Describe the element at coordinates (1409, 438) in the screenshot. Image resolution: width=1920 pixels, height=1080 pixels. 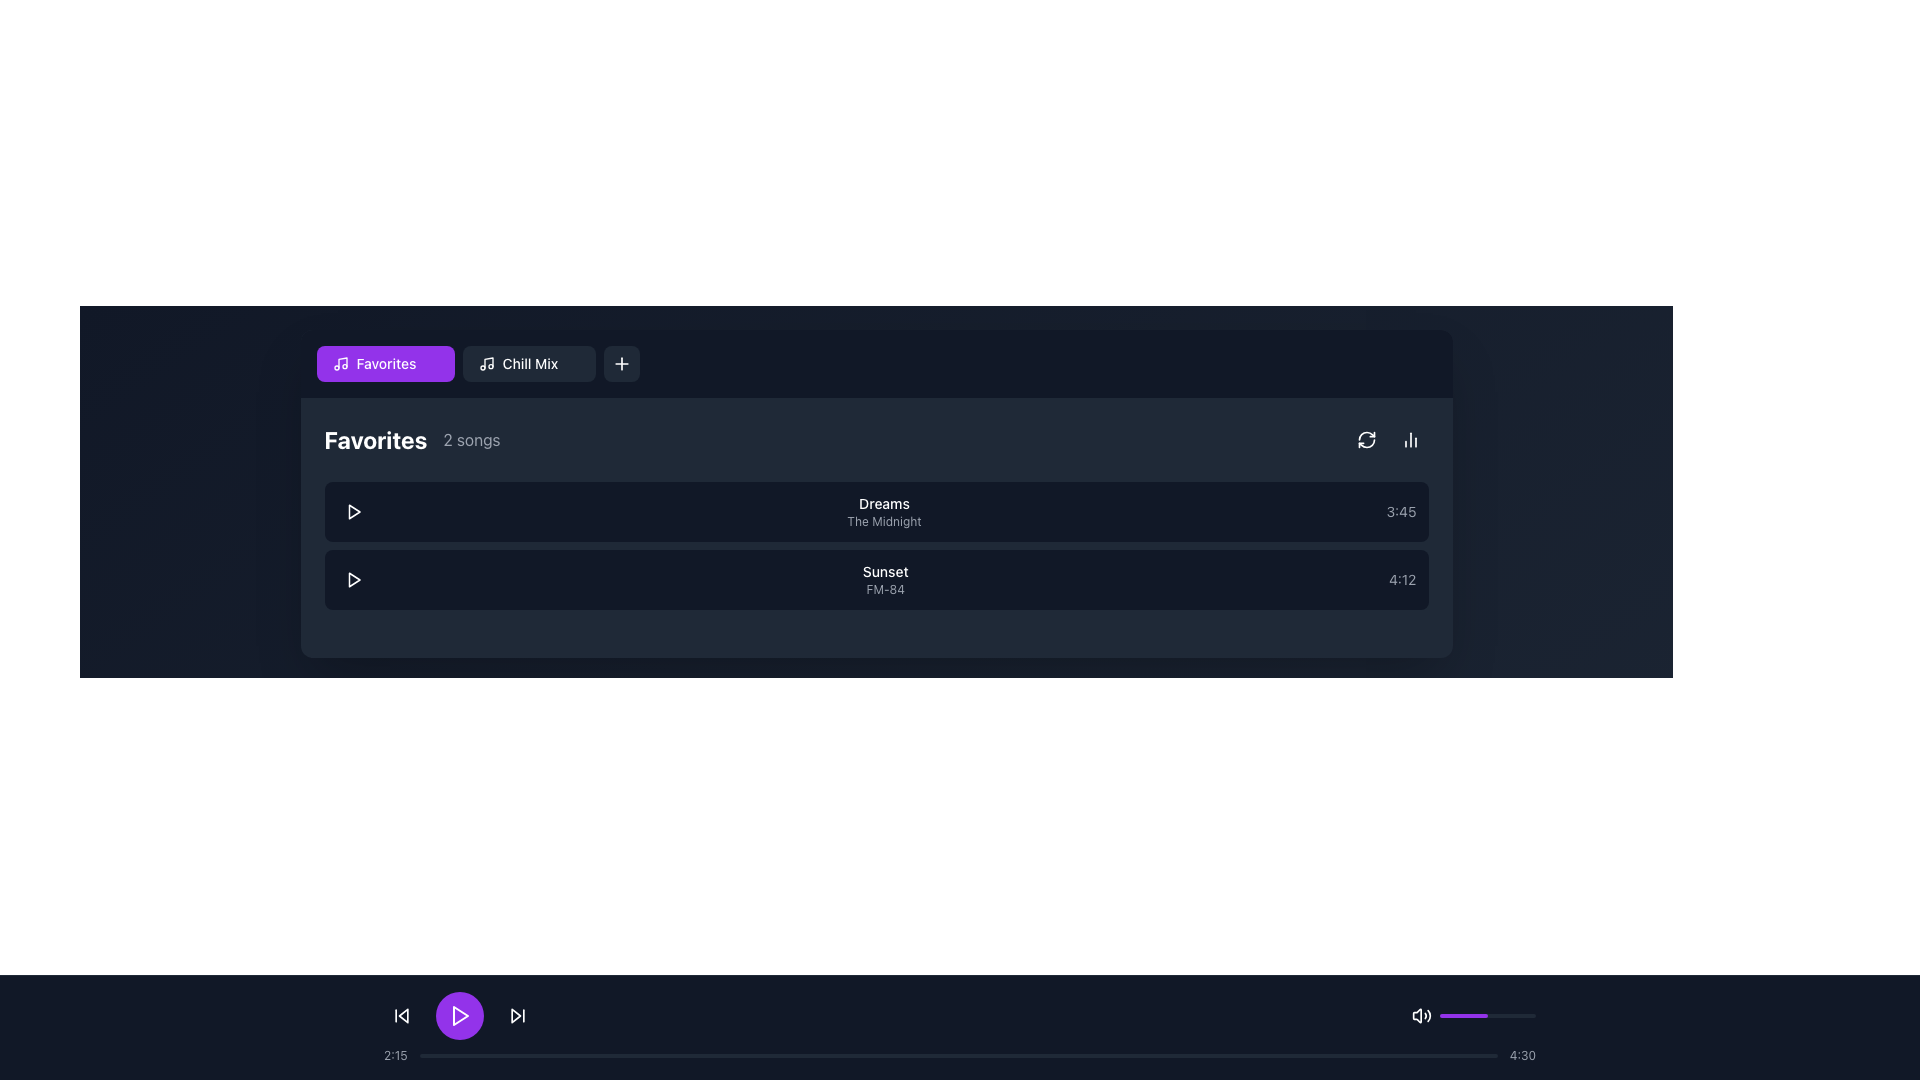
I see `the second interactive button located to the right of the refresh icon button in the top-right corner of the playlist interface` at that location.